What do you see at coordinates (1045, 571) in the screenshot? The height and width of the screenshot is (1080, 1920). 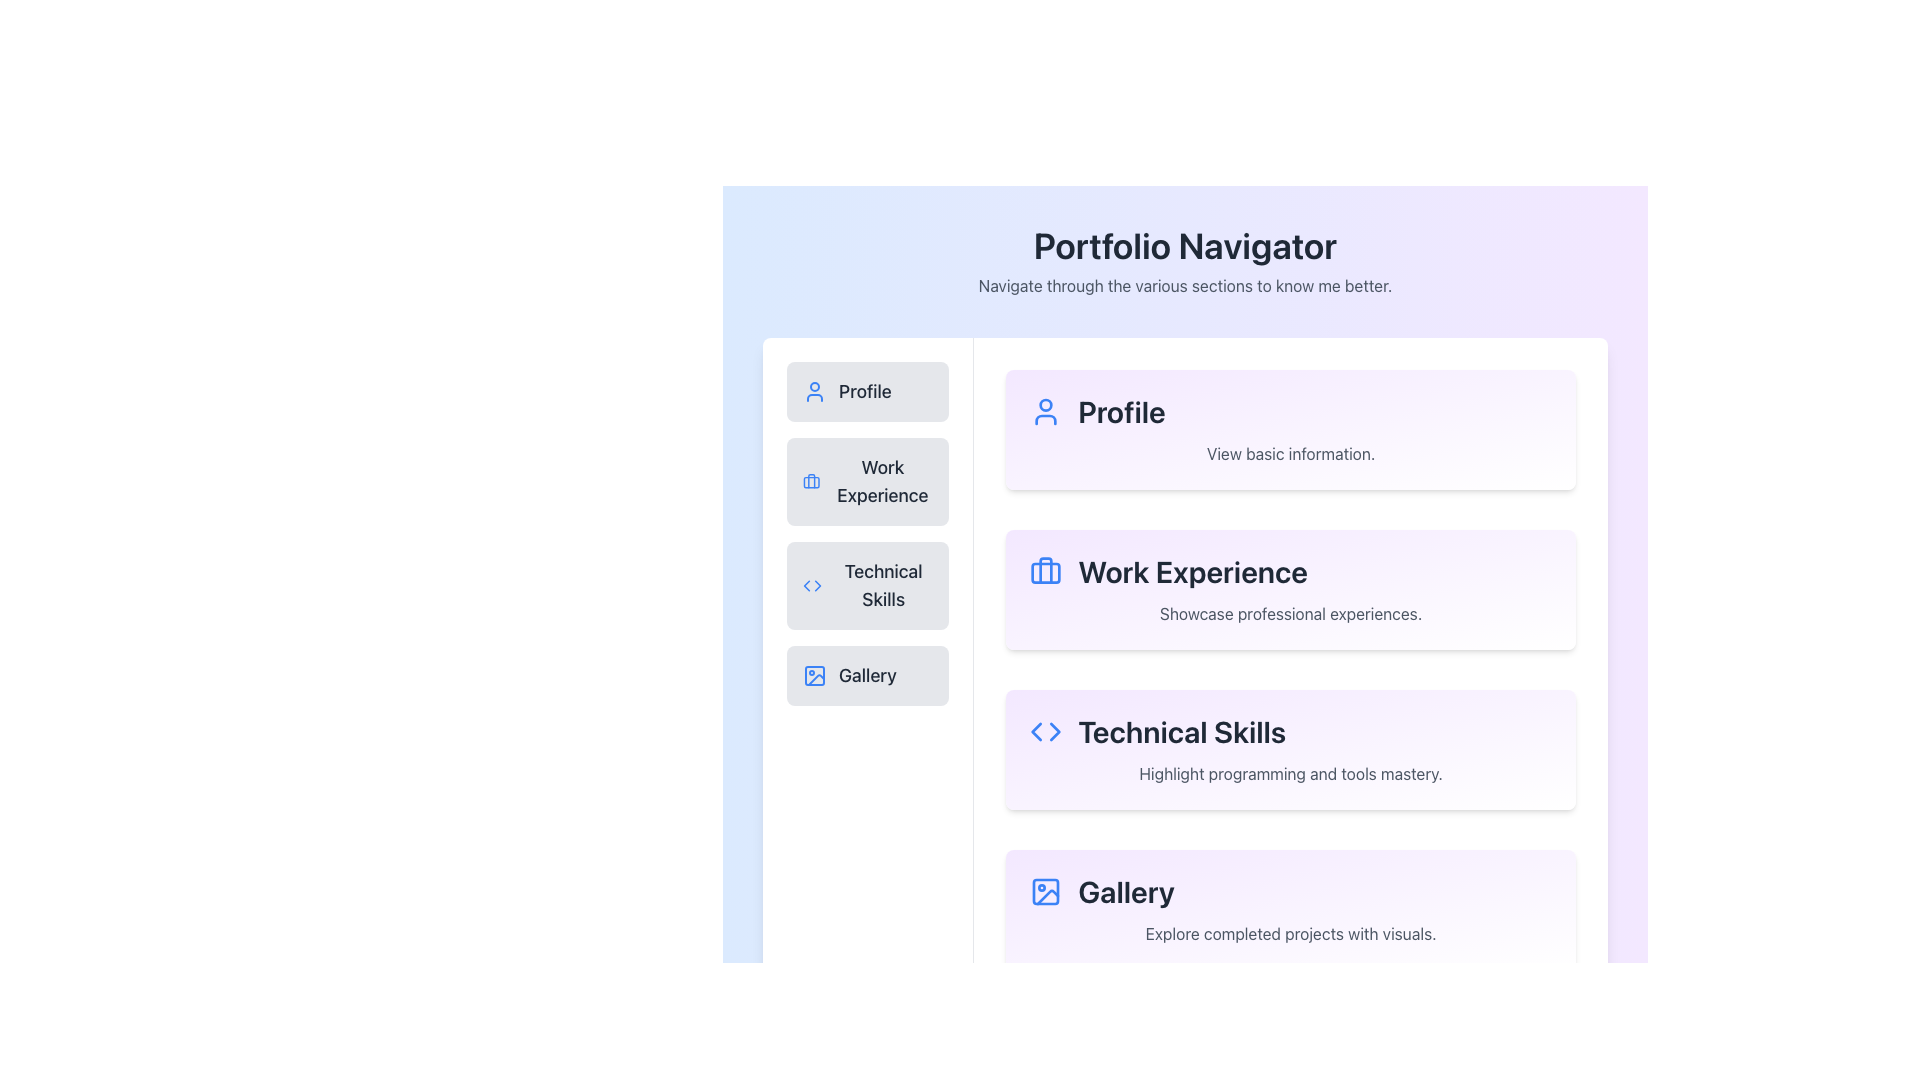 I see `the decorative icon located in the 'Work Experience' section header, positioned to the left of the text 'Work Experience'` at bounding box center [1045, 571].